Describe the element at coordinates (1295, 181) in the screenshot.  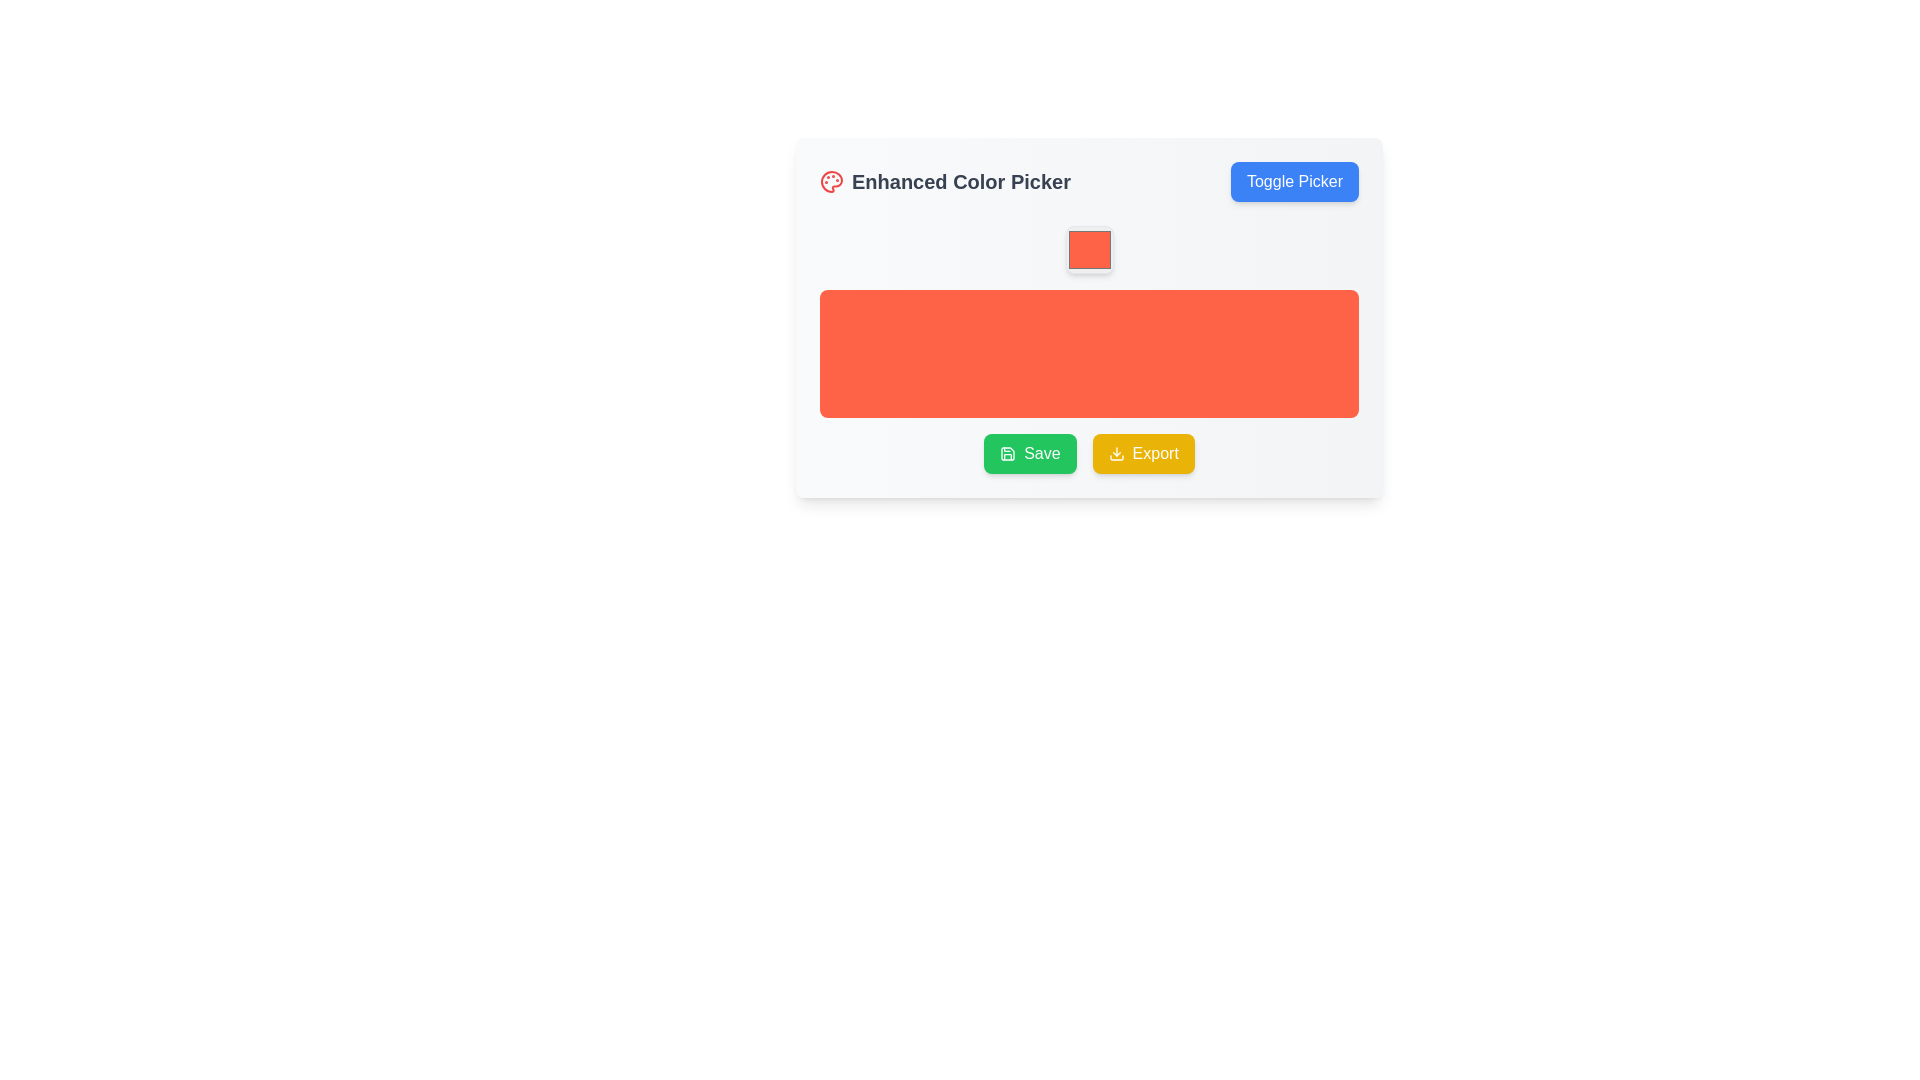
I see `the 'Toggle Picker' button, which has rounded corners, a blue background, and white text, located at the top-right of the interface` at that location.